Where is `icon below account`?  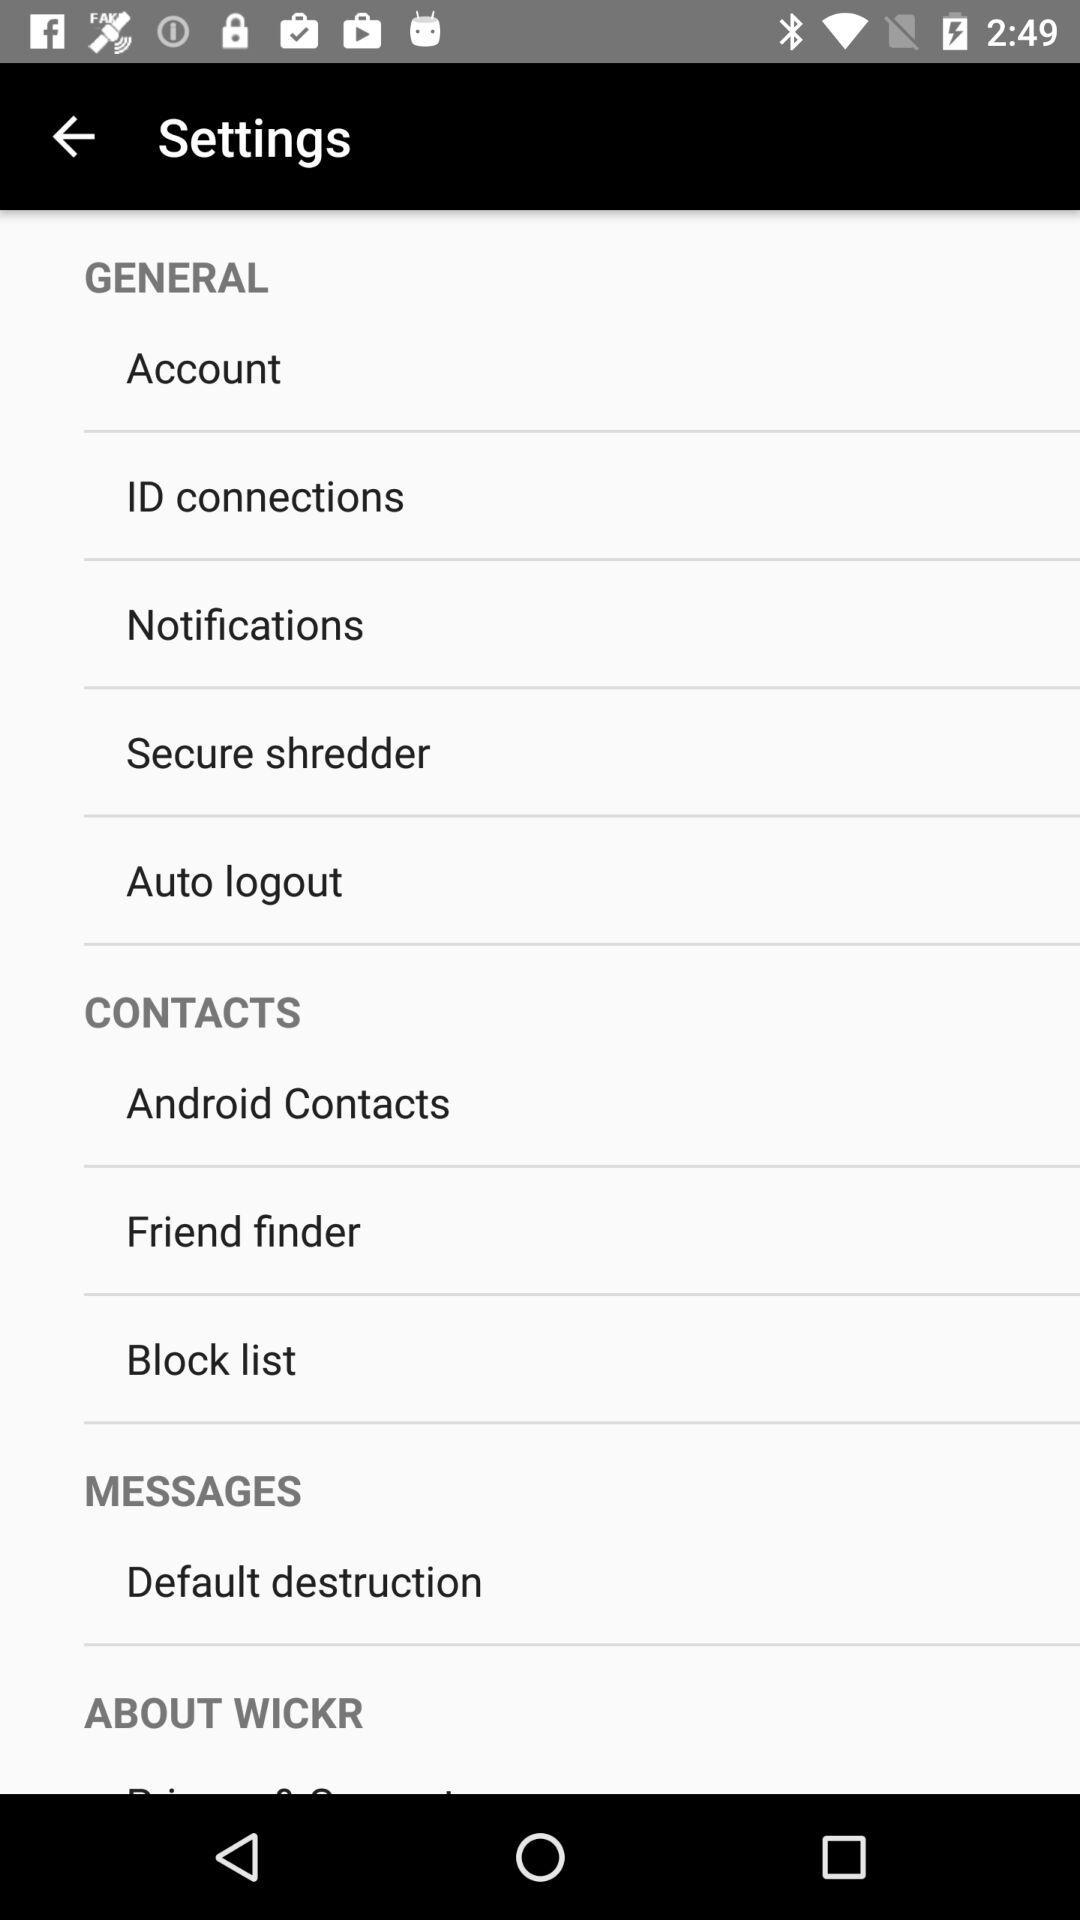
icon below account is located at coordinates (582, 430).